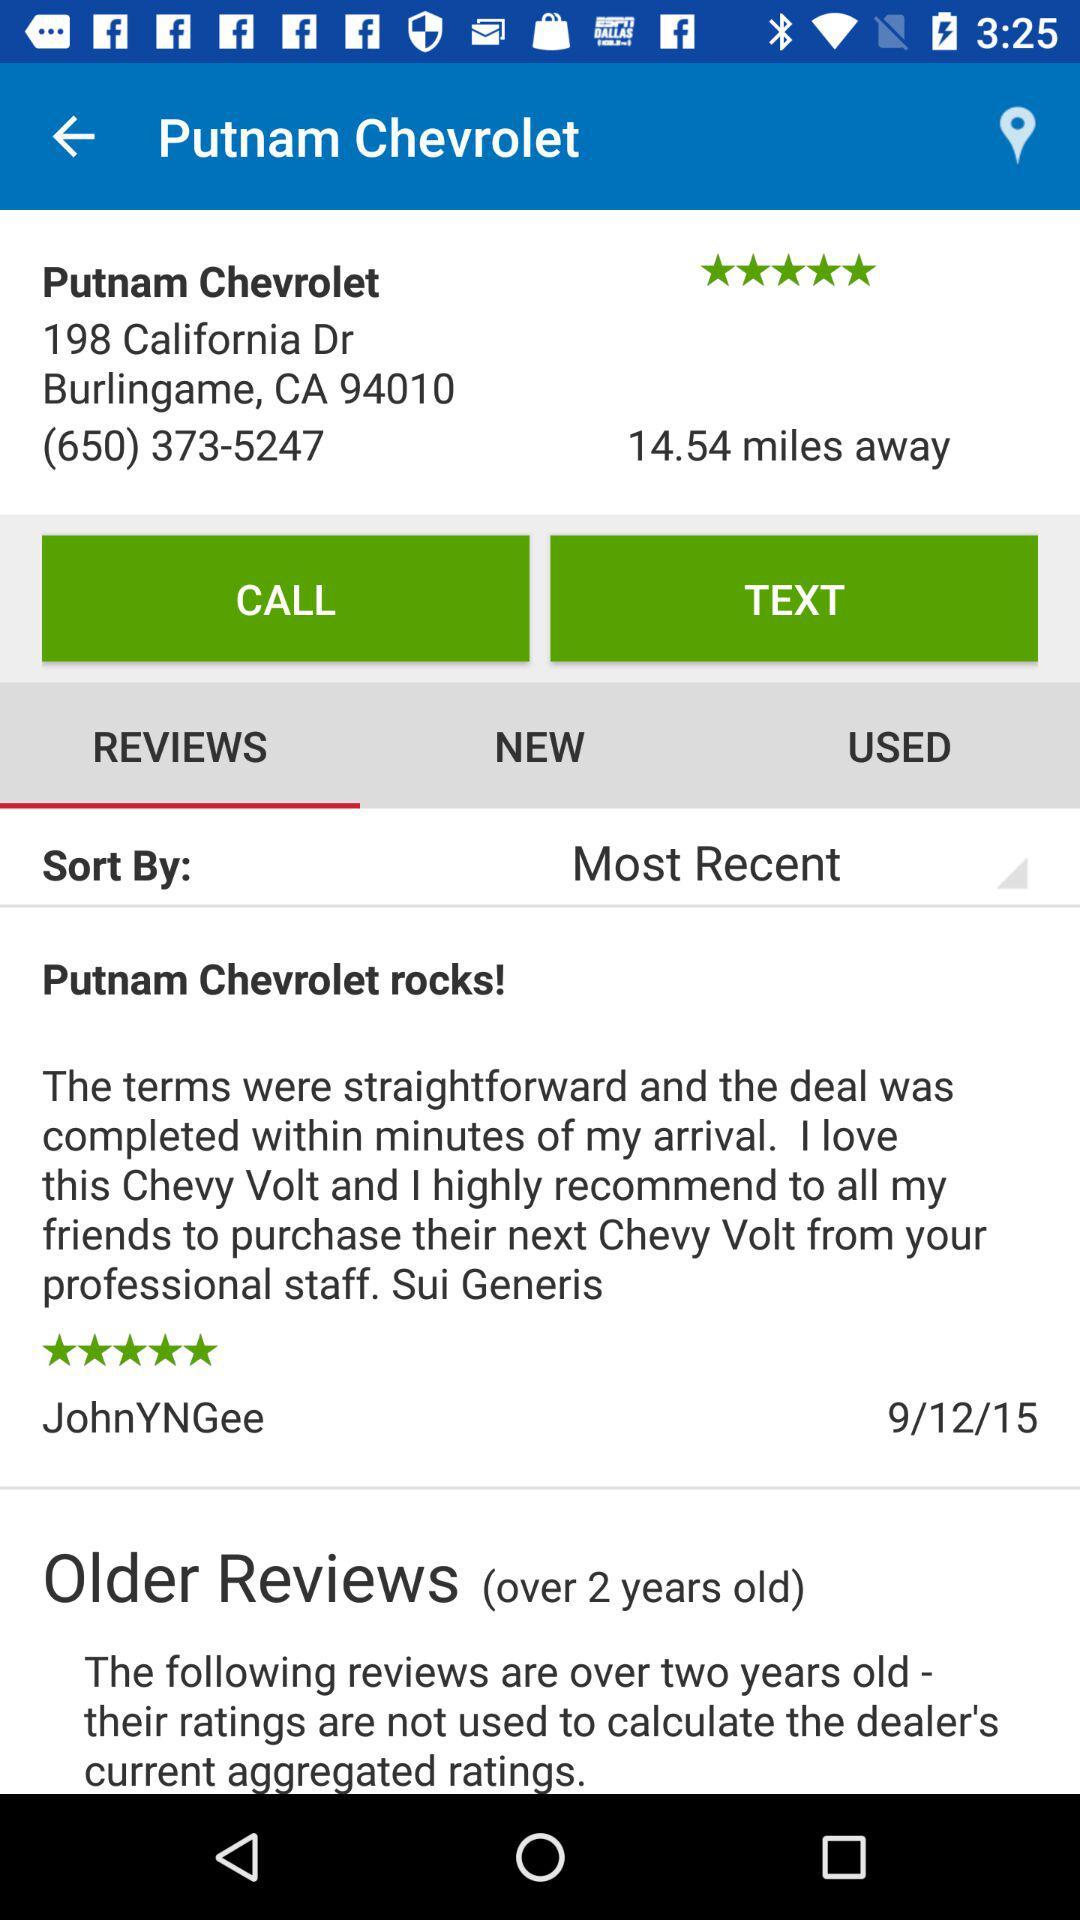 Image resolution: width=1080 pixels, height=1920 pixels. Describe the element at coordinates (290, 1415) in the screenshot. I see `the item to the left of 9/12/15 icon` at that location.